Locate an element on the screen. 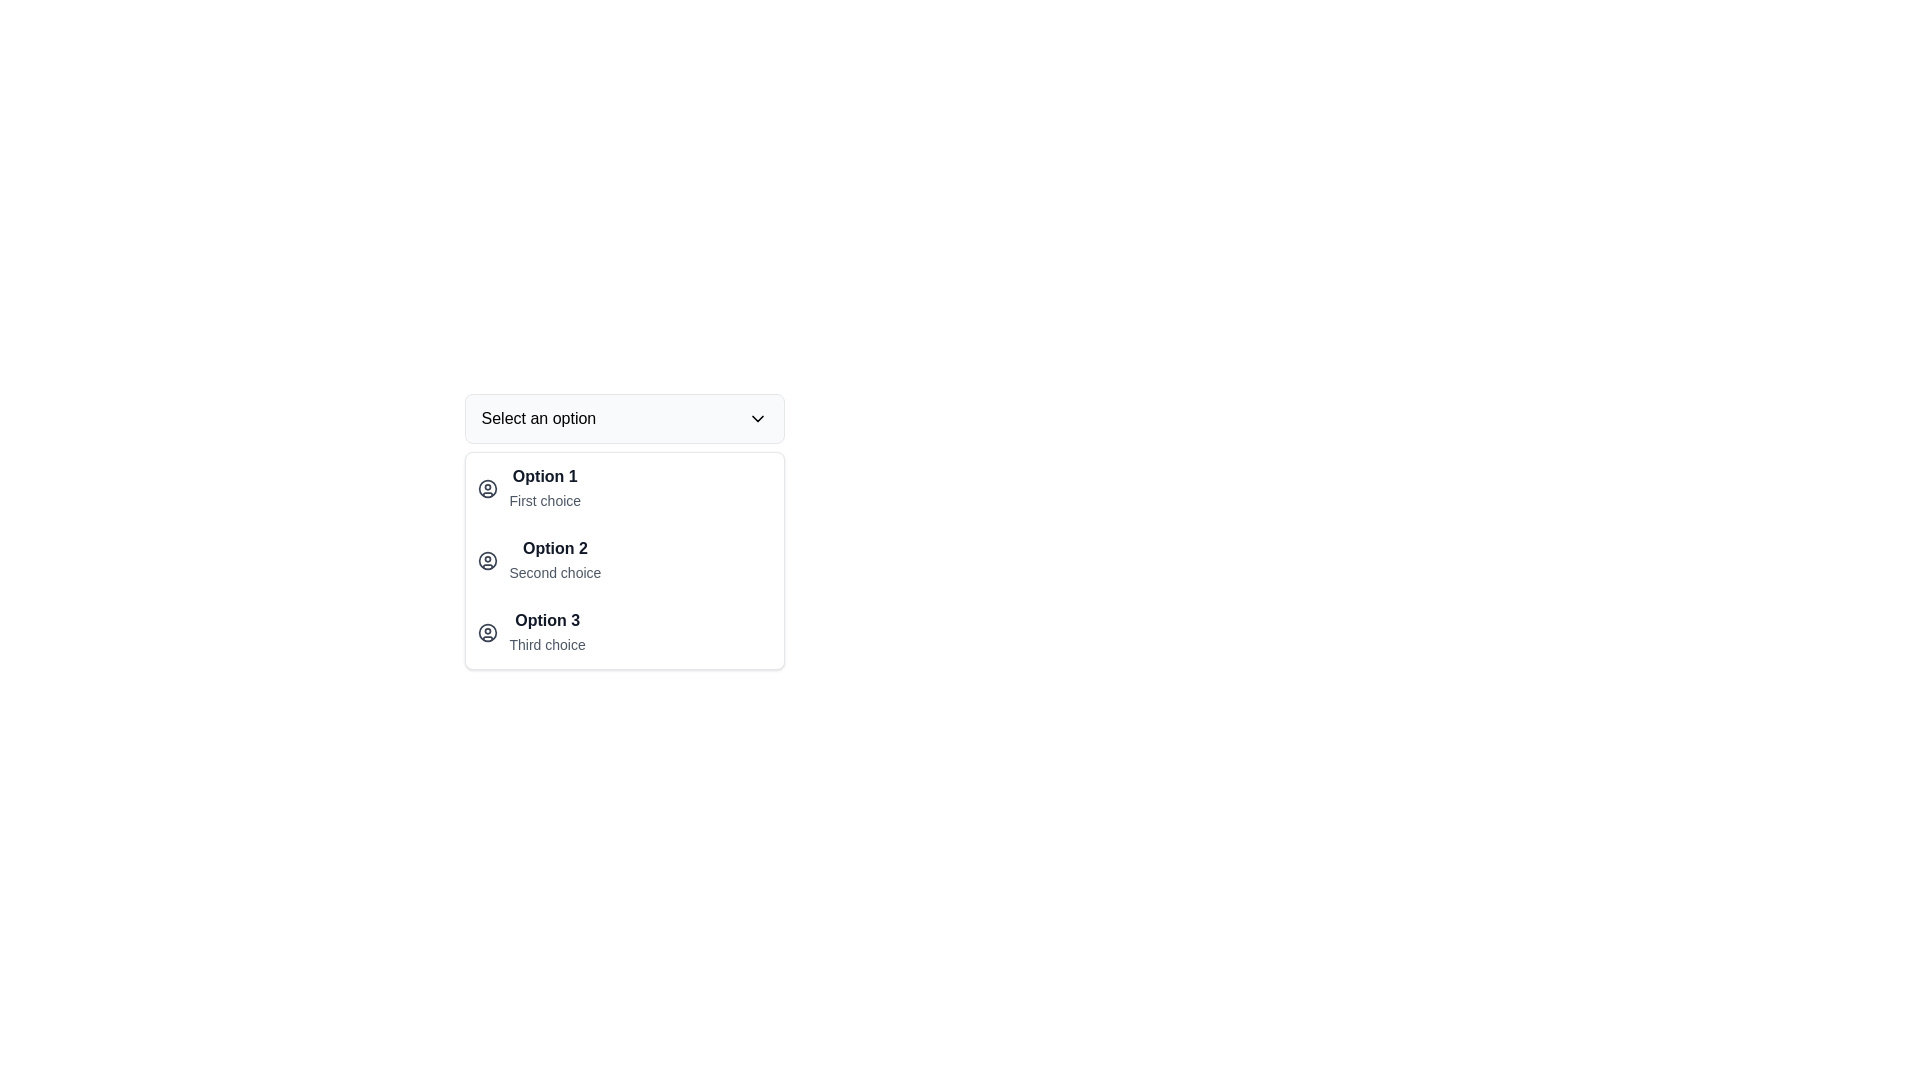 The image size is (1920, 1080). the bolded text label 'Option 3' in the dropdown menu, which is the third item and is styled with a stronger font weight in dark gray color is located at coordinates (547, 620).